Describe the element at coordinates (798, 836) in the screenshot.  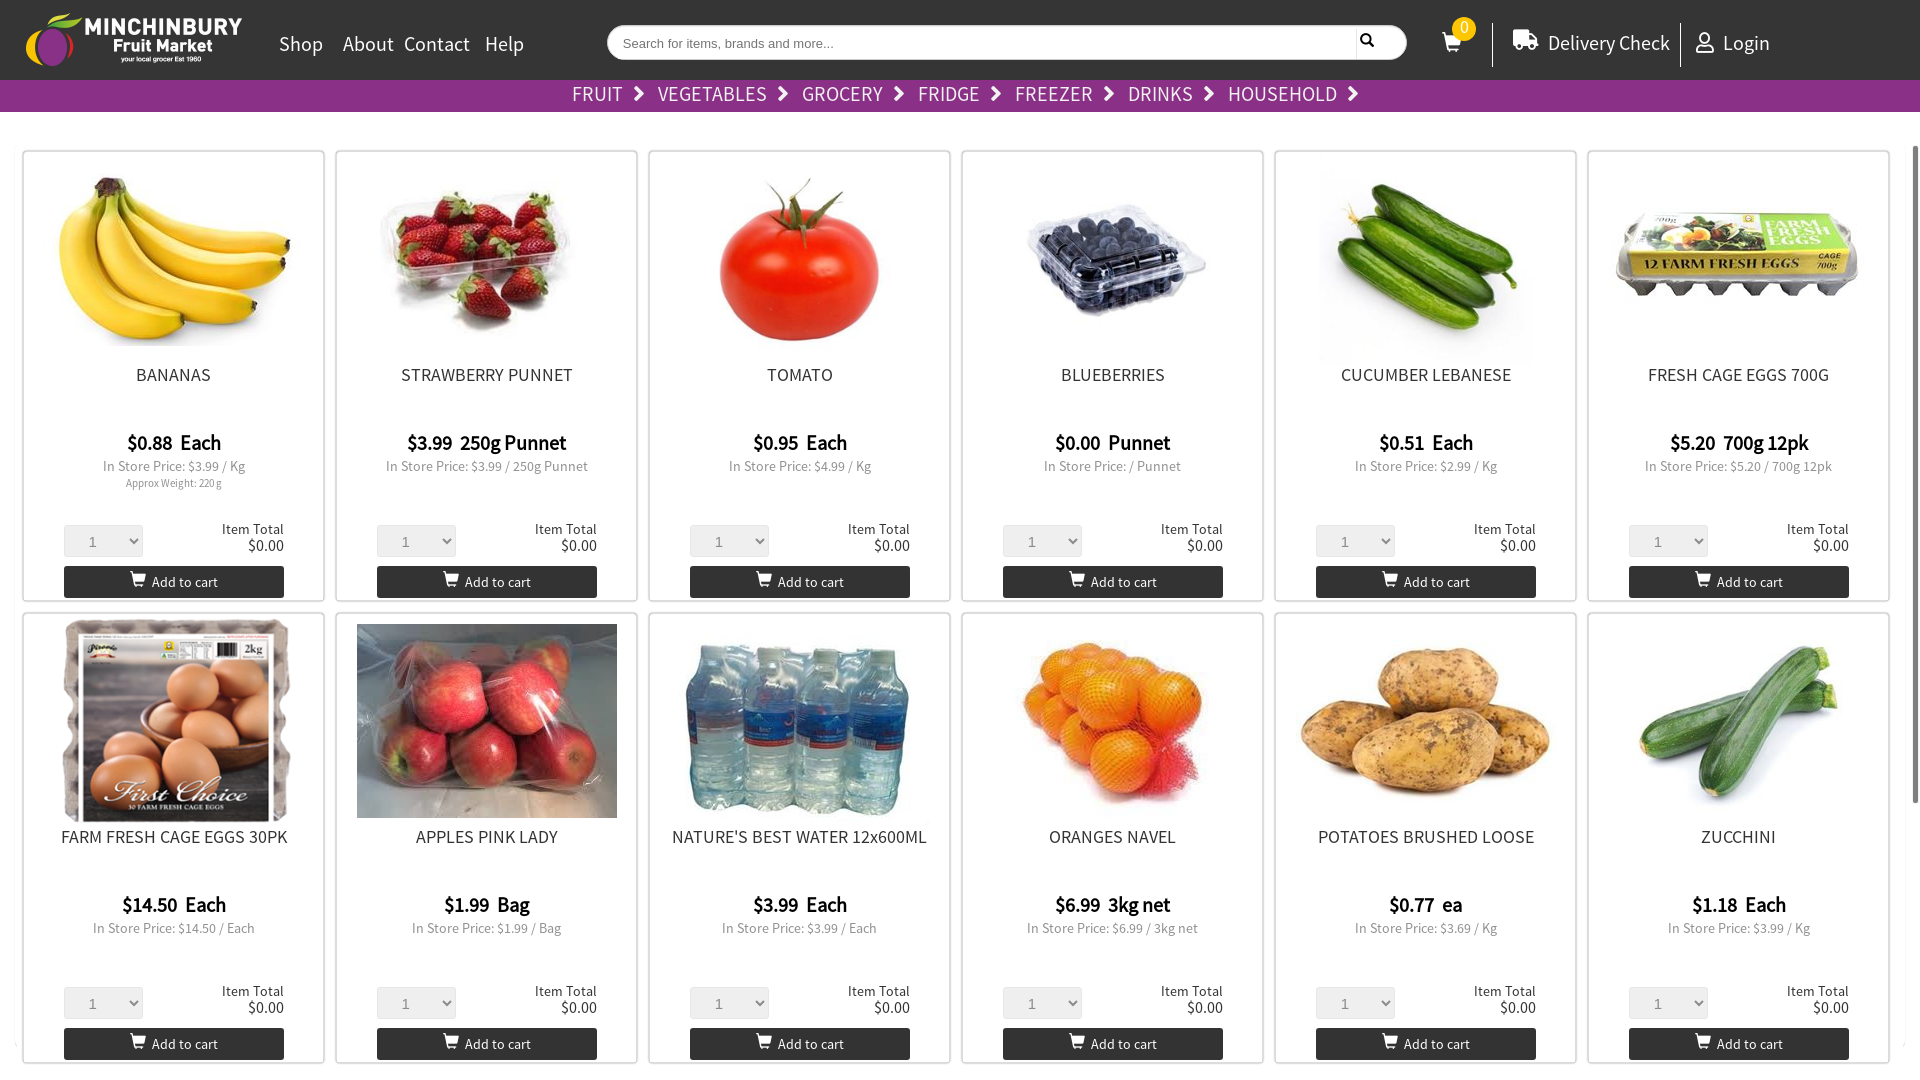
I see `'NATURE'S BEST WATER 12x600ML'` at that location.